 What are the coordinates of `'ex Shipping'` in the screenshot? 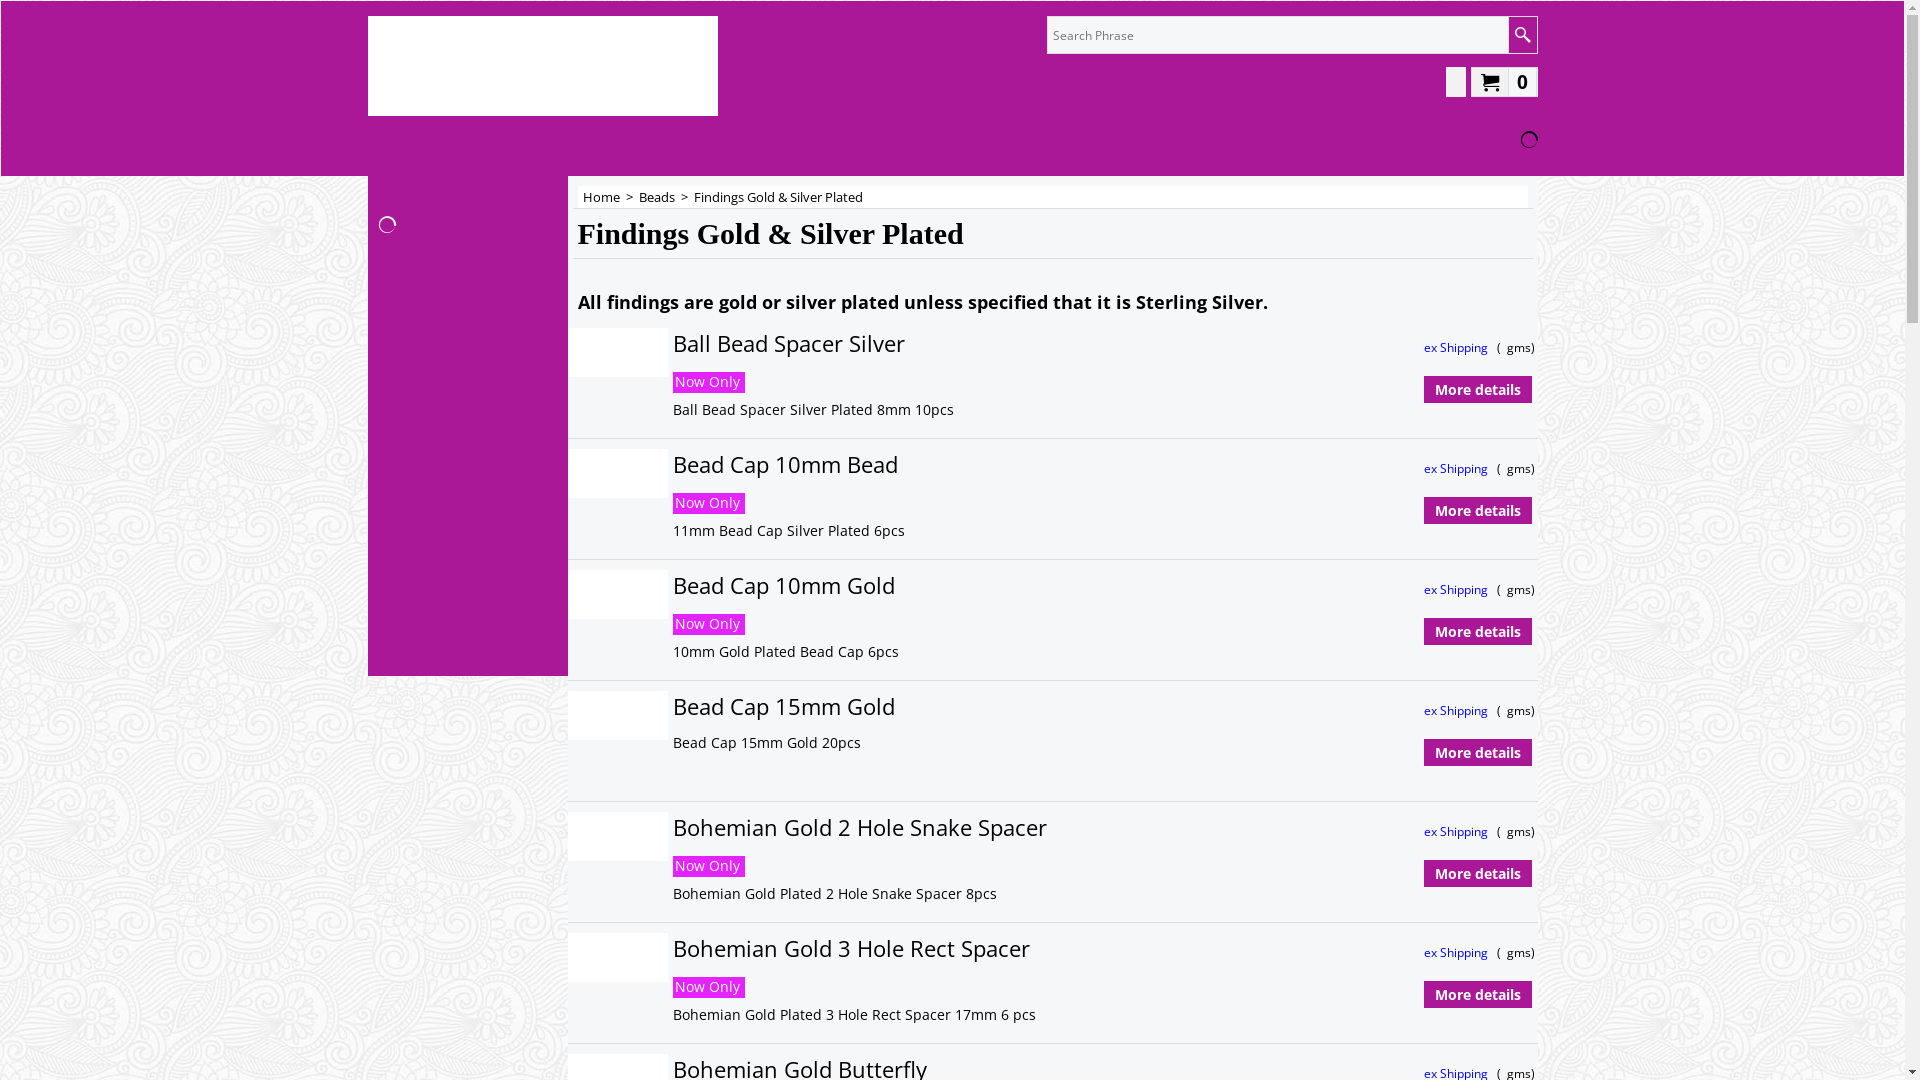 It's located at (1457, 468).